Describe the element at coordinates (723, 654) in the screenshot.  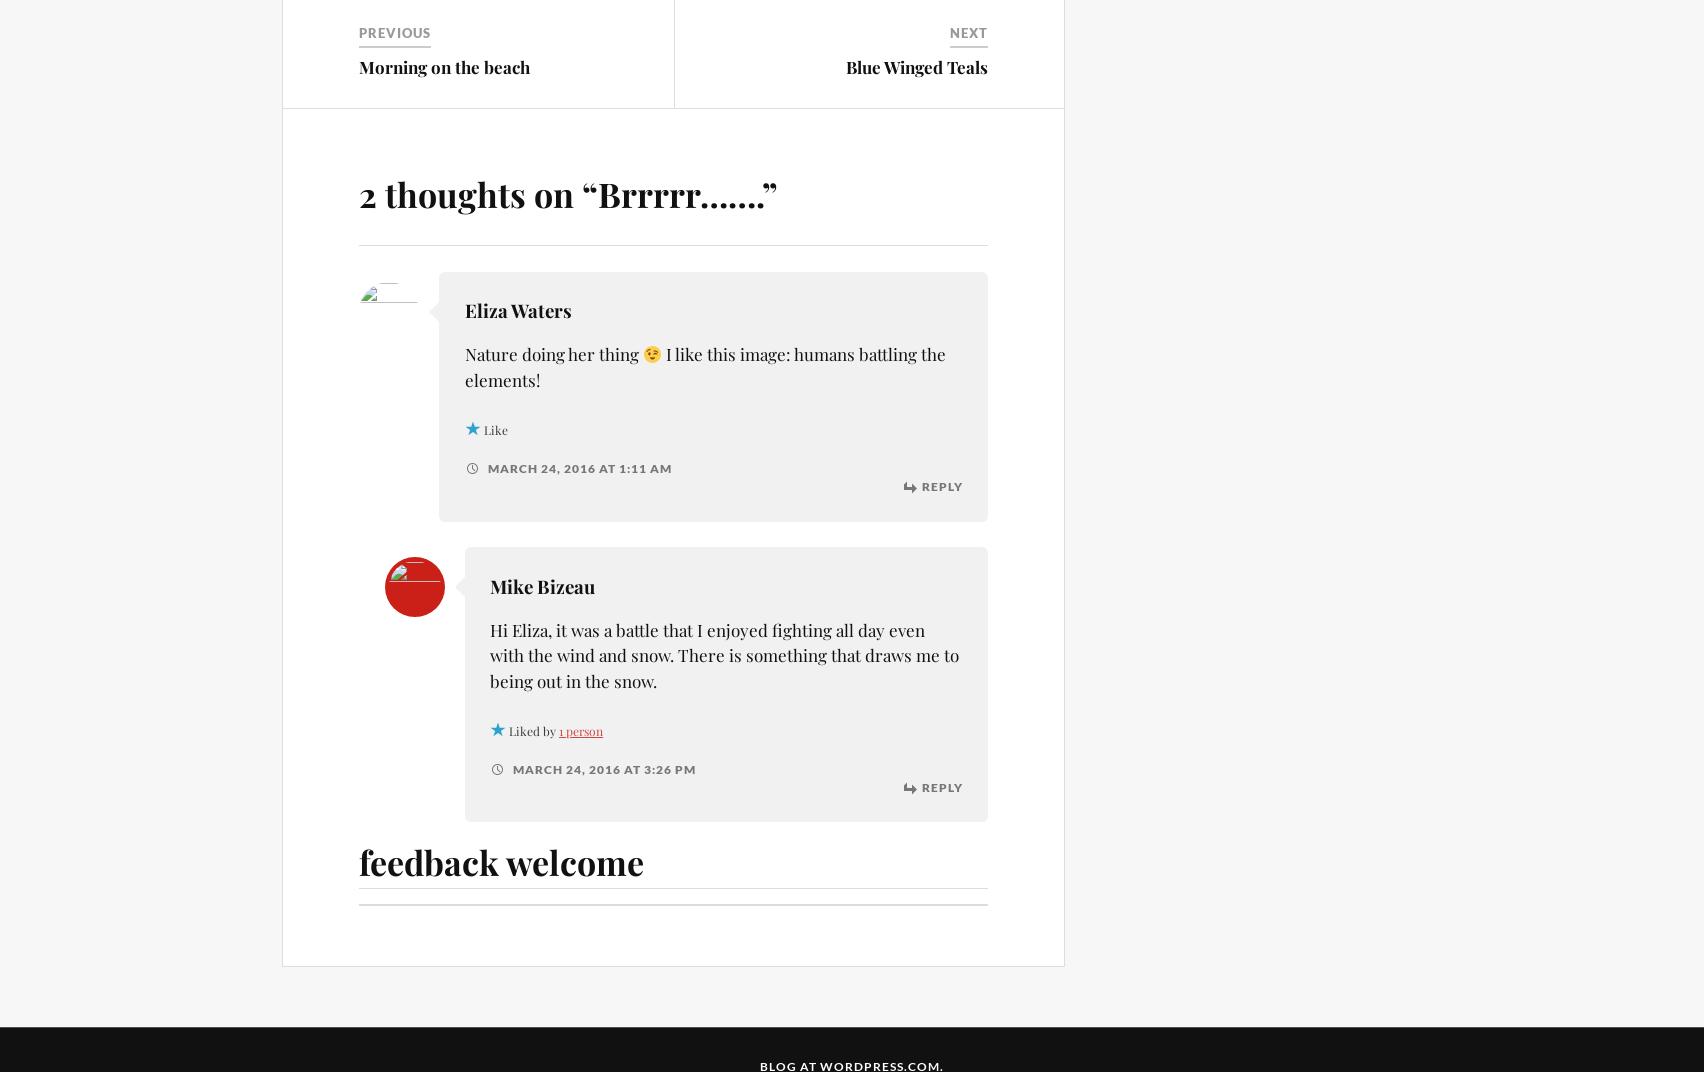
I see `'Hi Eliza, it was a battle that I enjoyed fighting all day even with the wind and snow. There is something that draws me to being out in the snow.'` at that location.